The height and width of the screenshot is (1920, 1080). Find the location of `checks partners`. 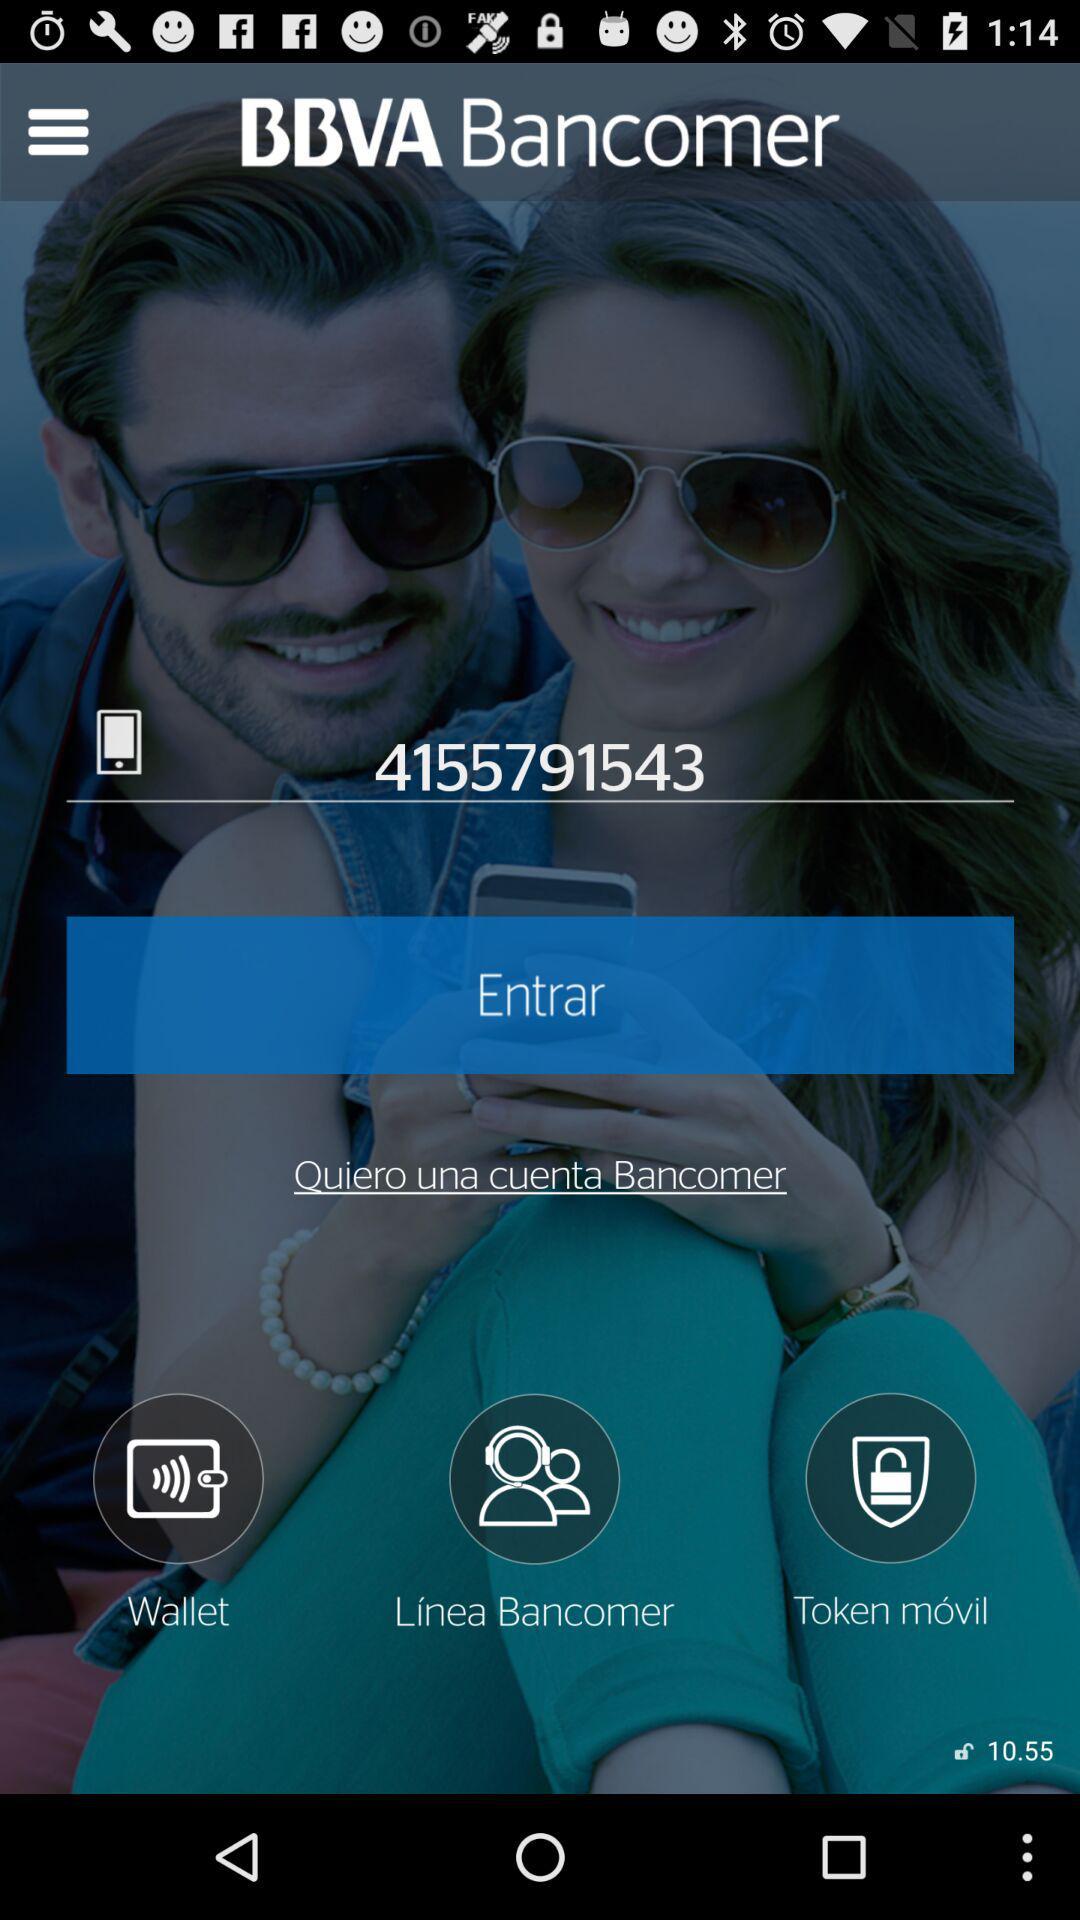

checks partners is located at coordinates (532, 1511).